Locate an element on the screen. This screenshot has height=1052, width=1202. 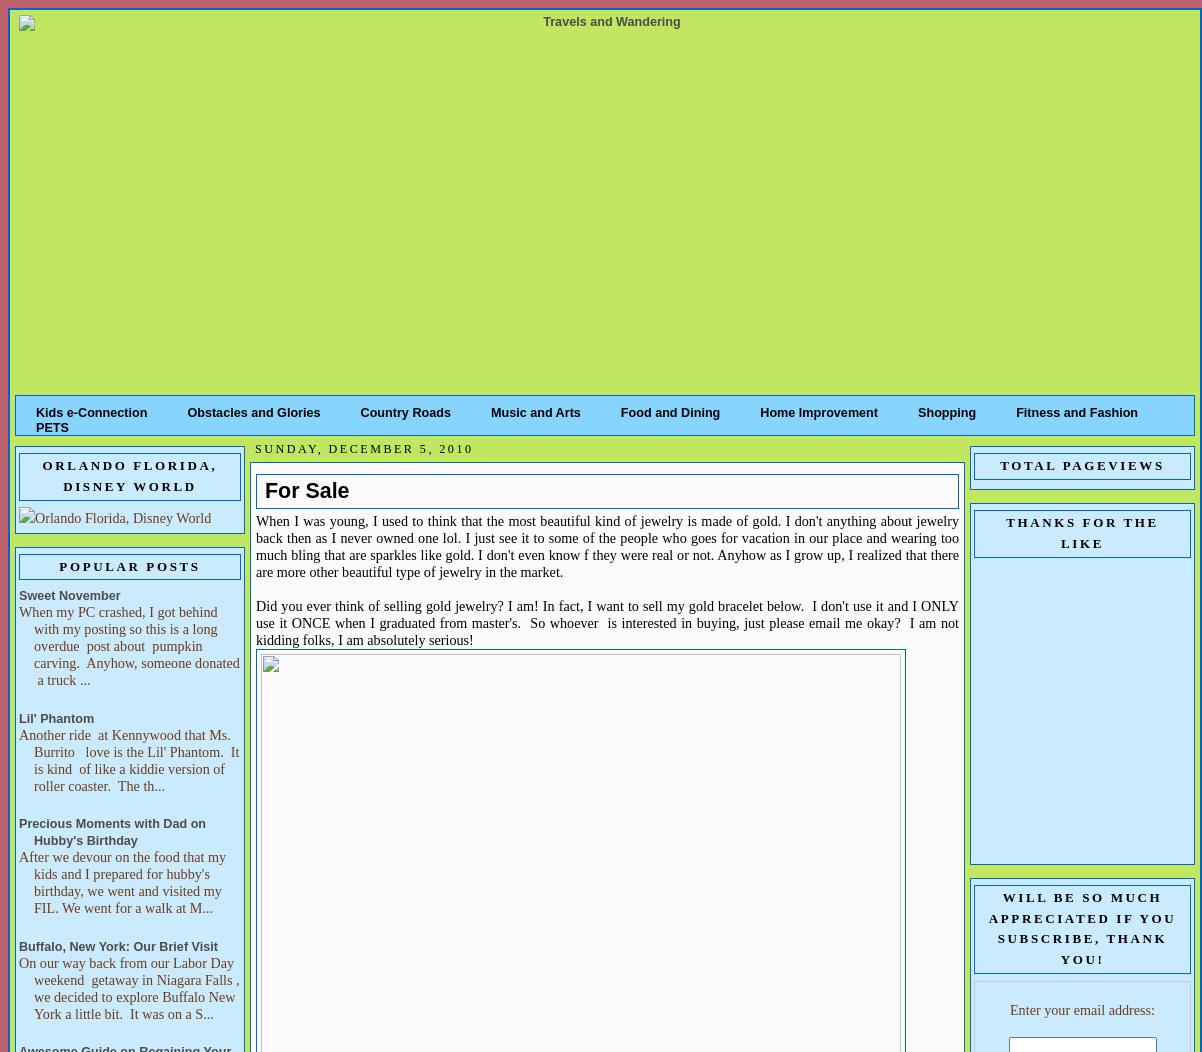
'Sunday, December 5, 2010' is located at coordinates (362, 448).